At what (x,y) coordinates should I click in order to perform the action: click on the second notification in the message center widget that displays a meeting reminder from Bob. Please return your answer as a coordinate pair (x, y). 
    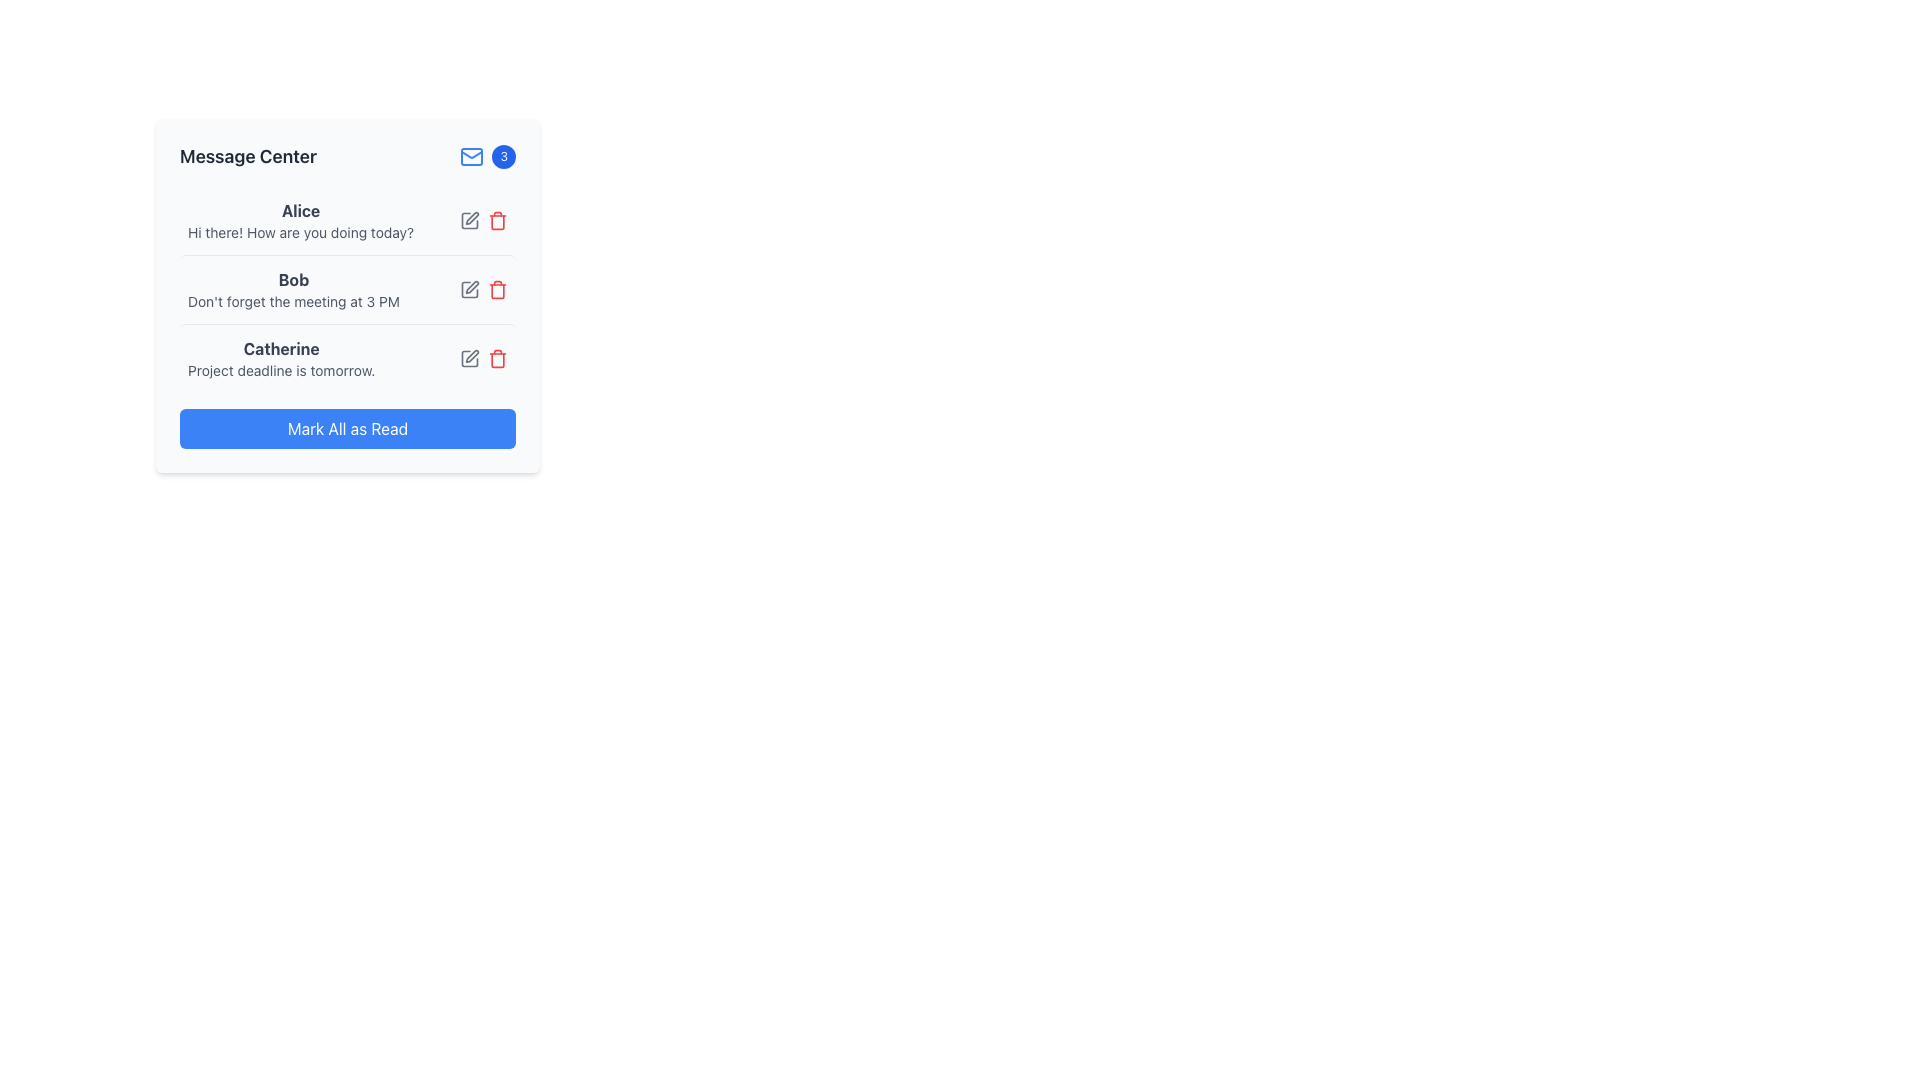
    Looking at the image, I should click on (347, 289).